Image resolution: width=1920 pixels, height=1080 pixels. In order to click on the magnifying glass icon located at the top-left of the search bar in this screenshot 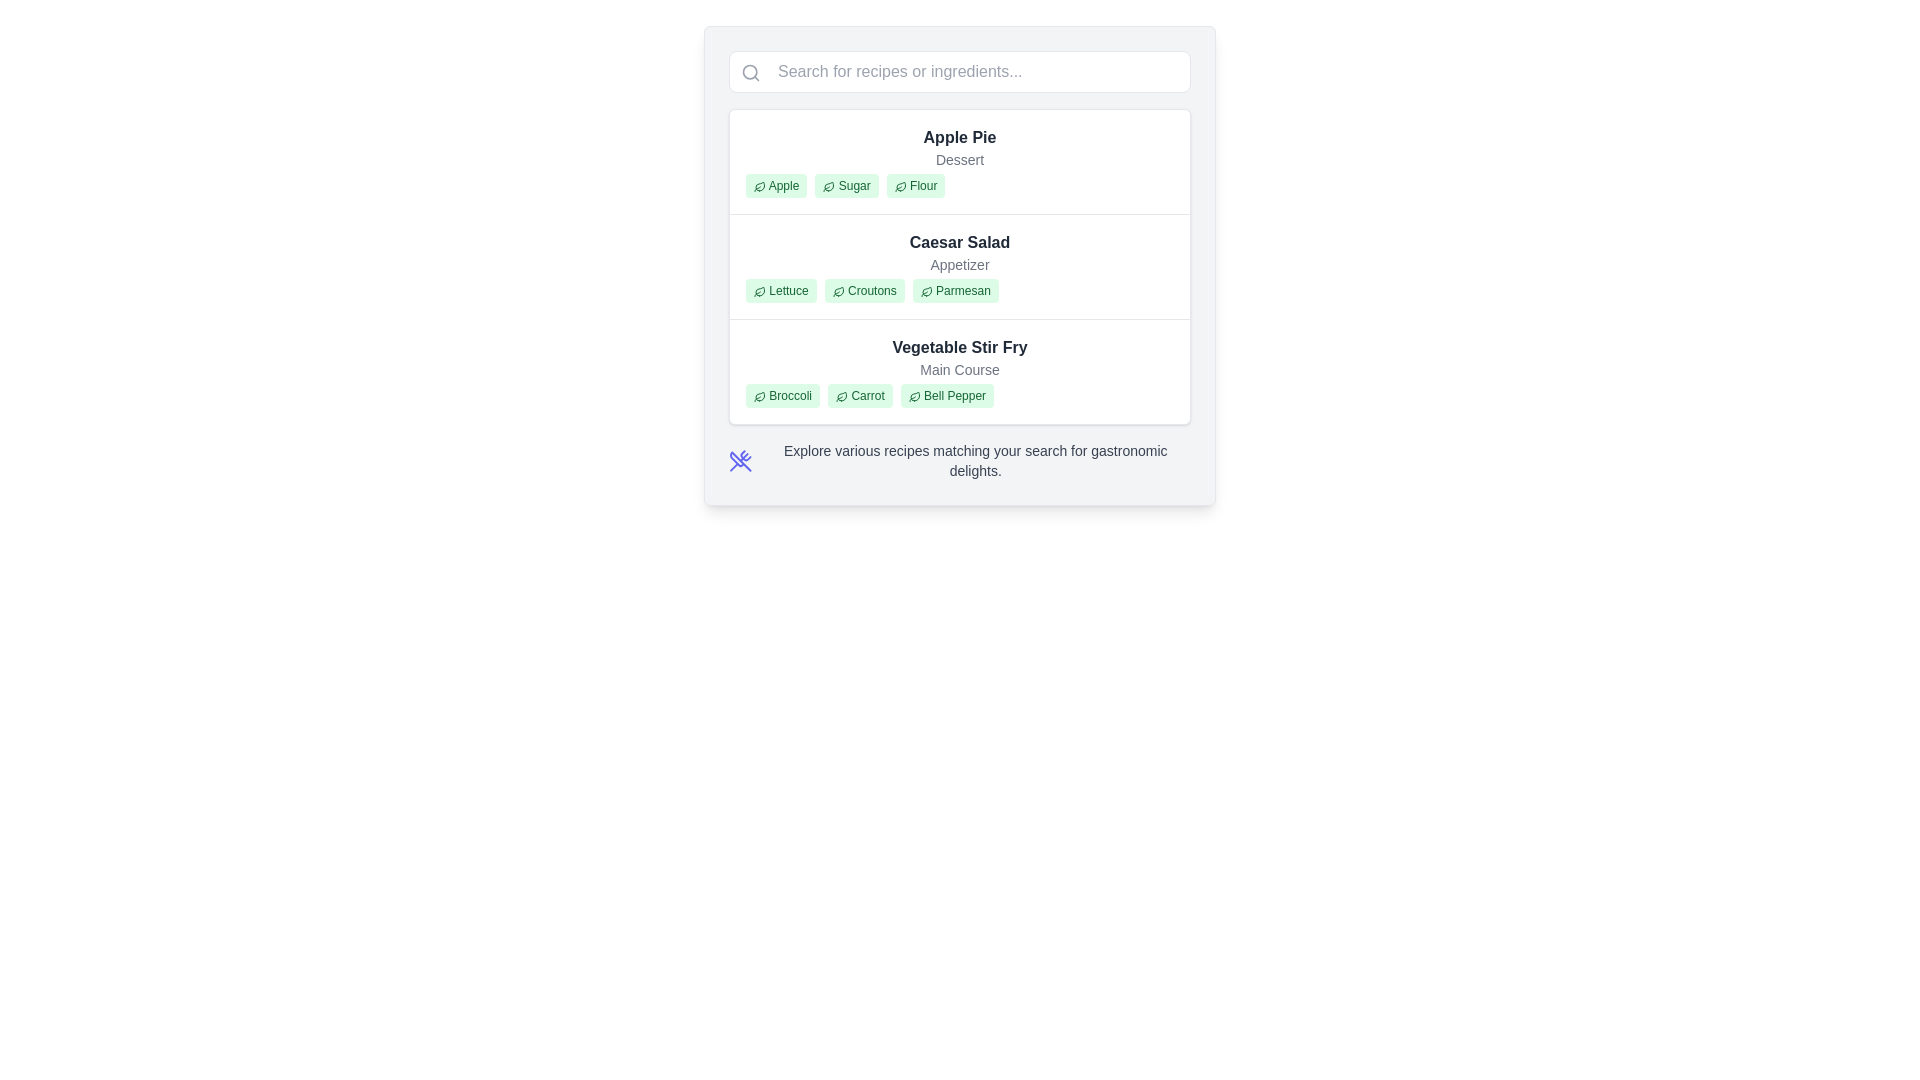, I will do `click(749, 72)`.